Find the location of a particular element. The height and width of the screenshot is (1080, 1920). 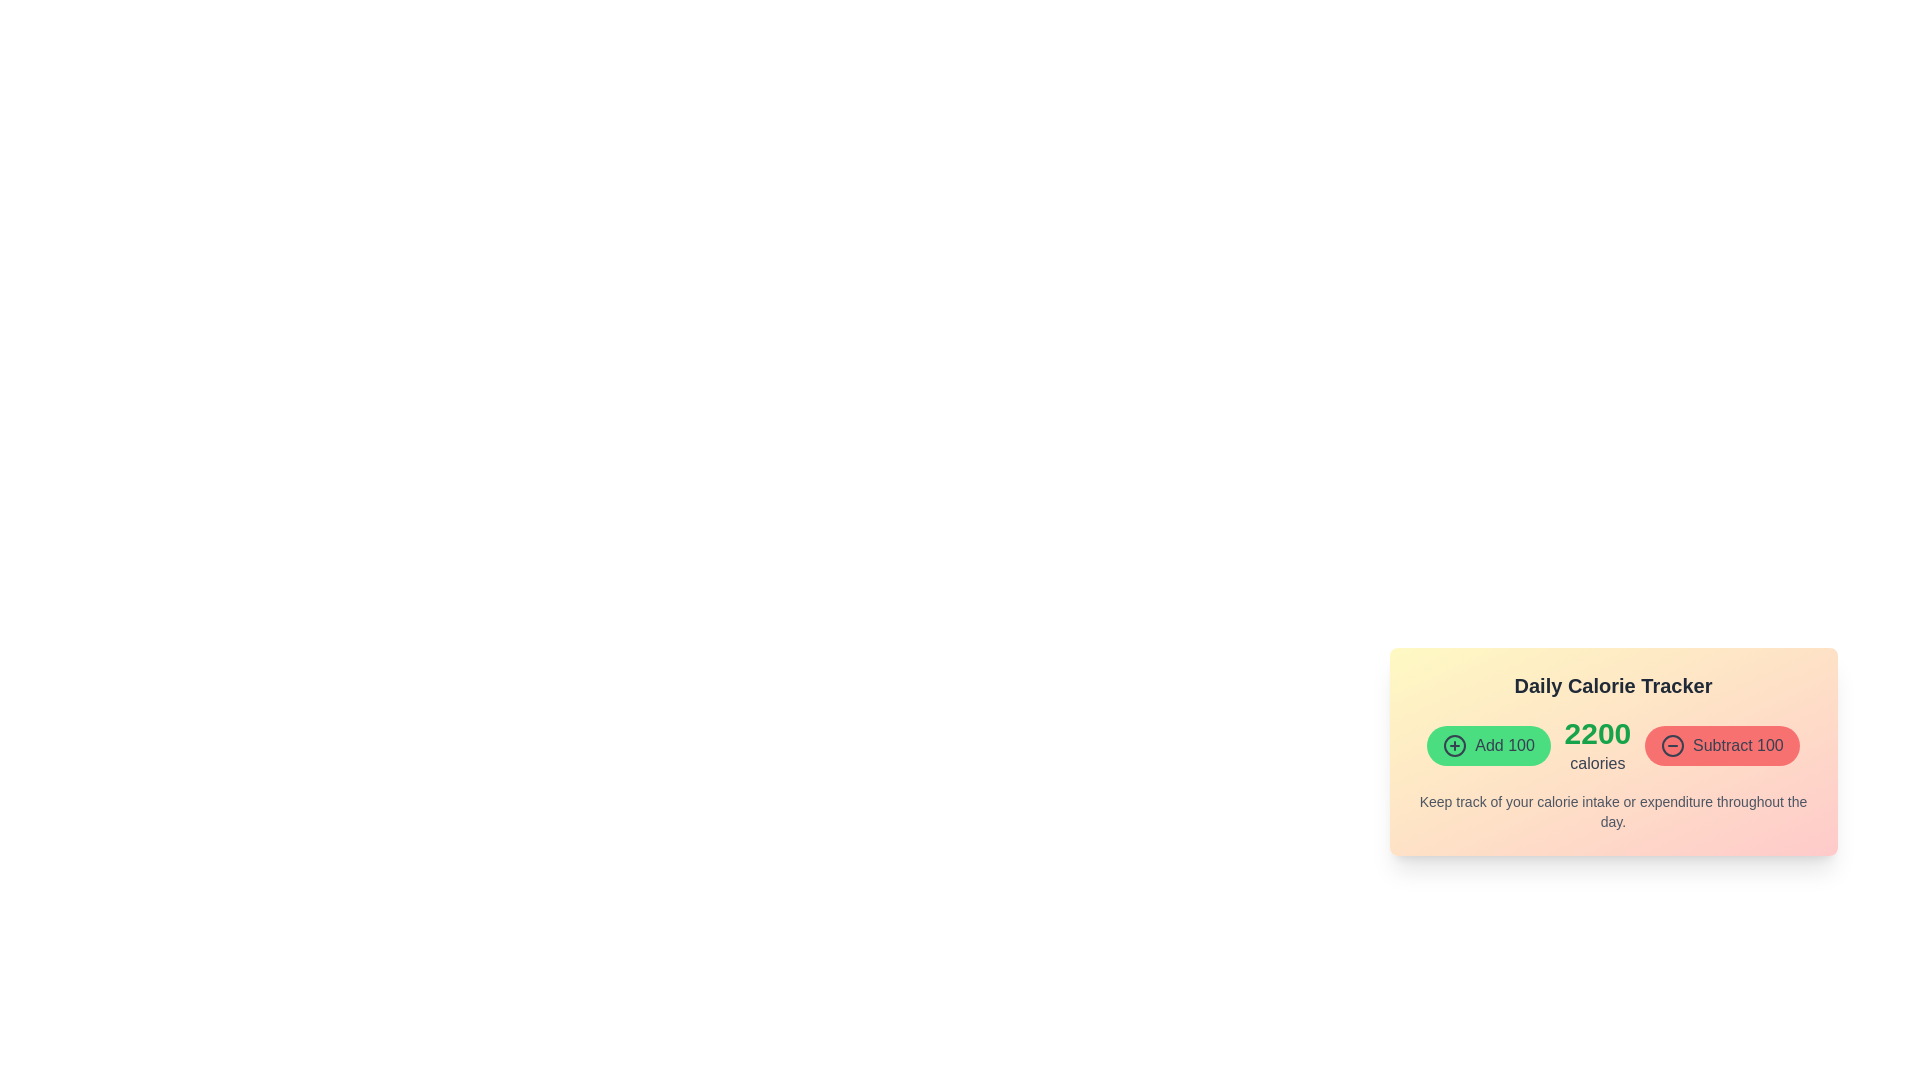

the Text Display element that shows the current total calorie count, located in the center of the 'Daily Calorie Tracker' component is located at coordinates (1613, 745).